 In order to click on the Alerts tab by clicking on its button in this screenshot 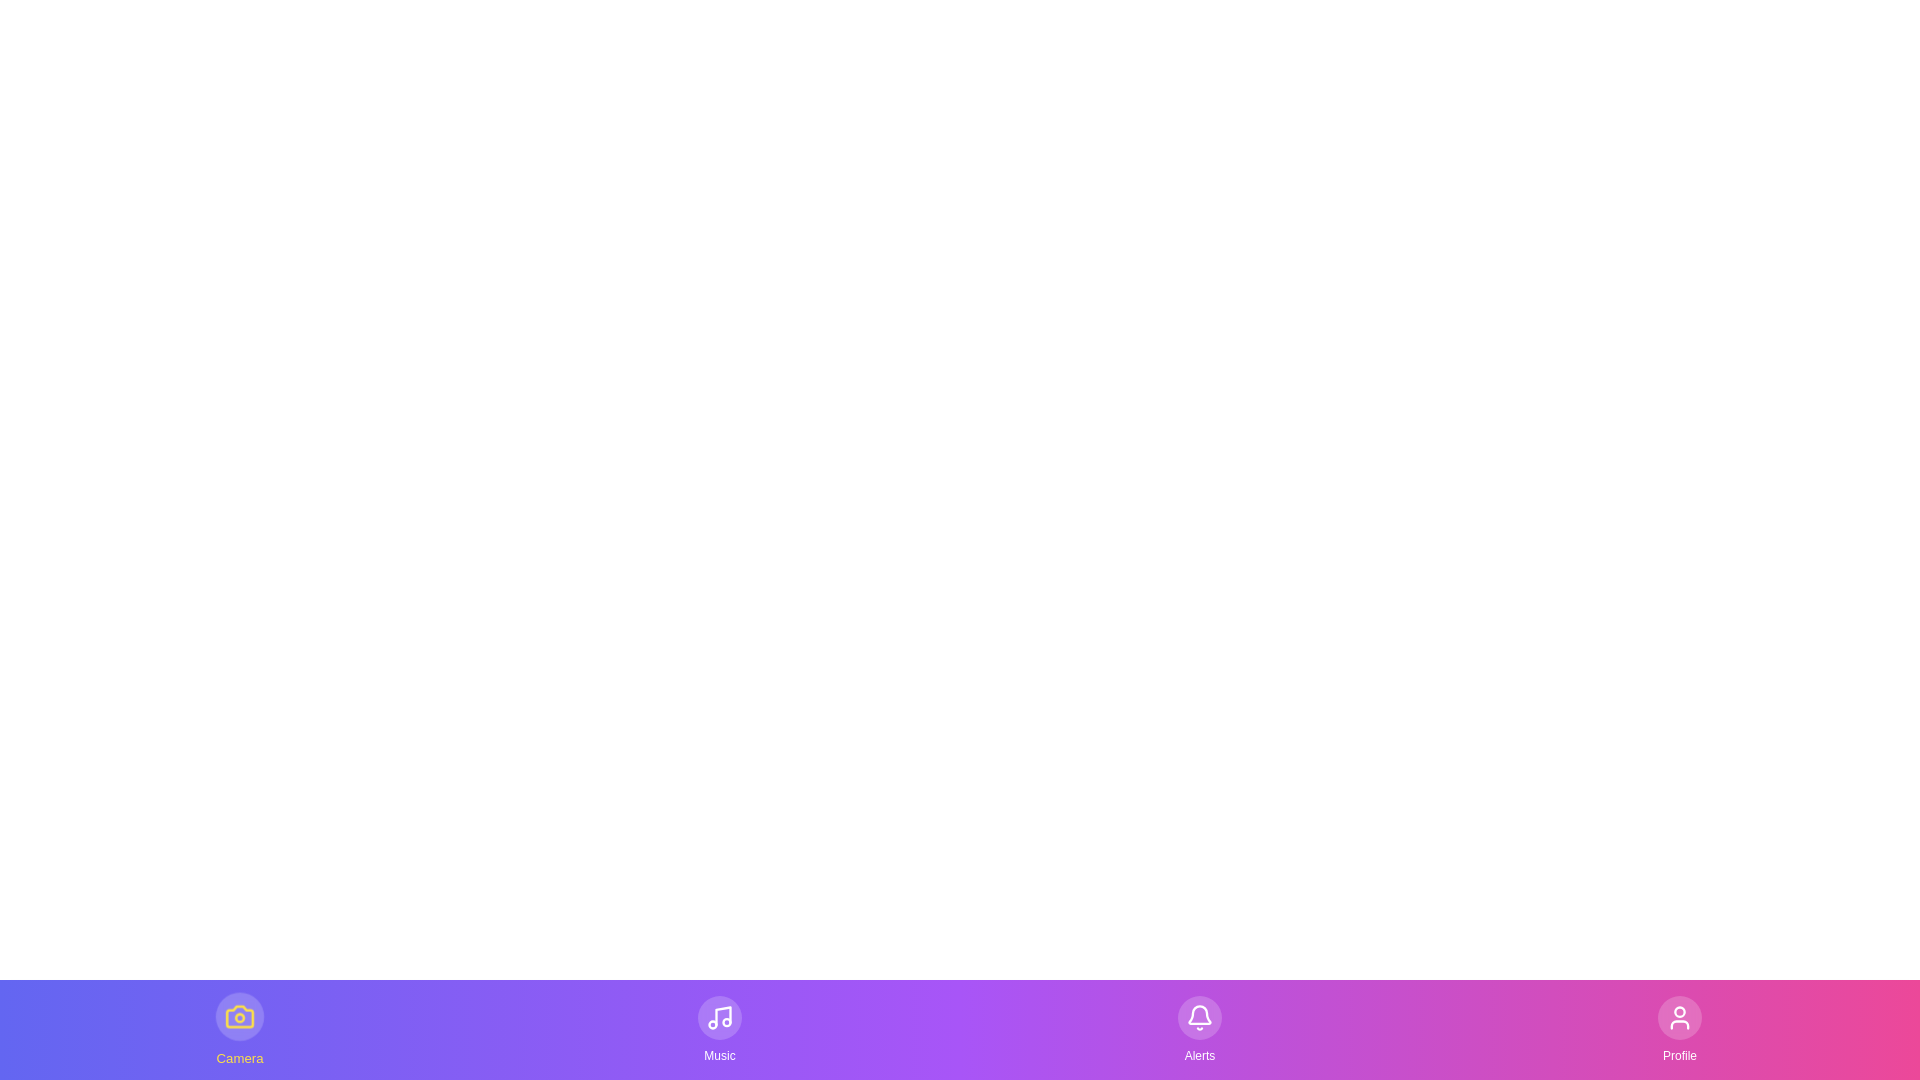, I will do `click(1200, 1029)`.